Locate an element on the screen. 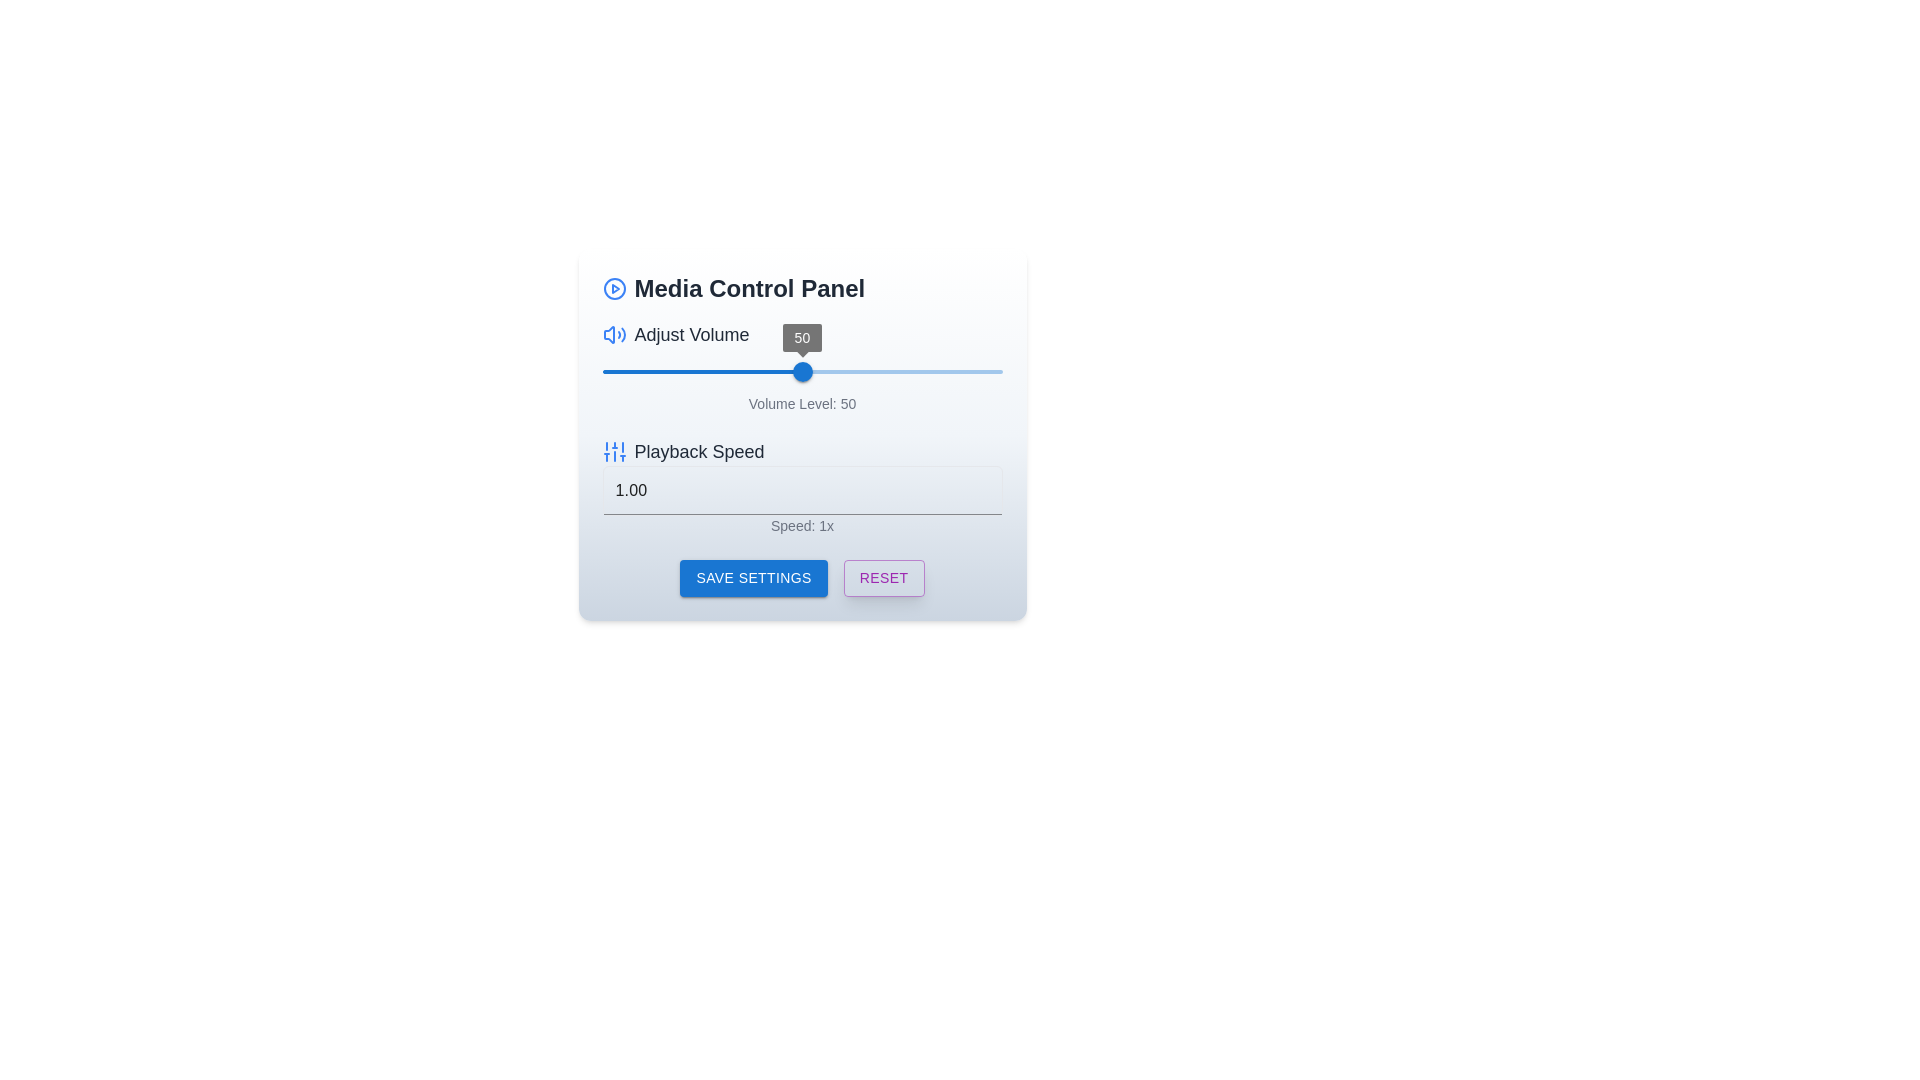 The image size is (1920, 1080). the main part of the speaker icon, which is a geometric outline suggesting the body of the speaker, to interact with it is located at coordinates (608, 334).